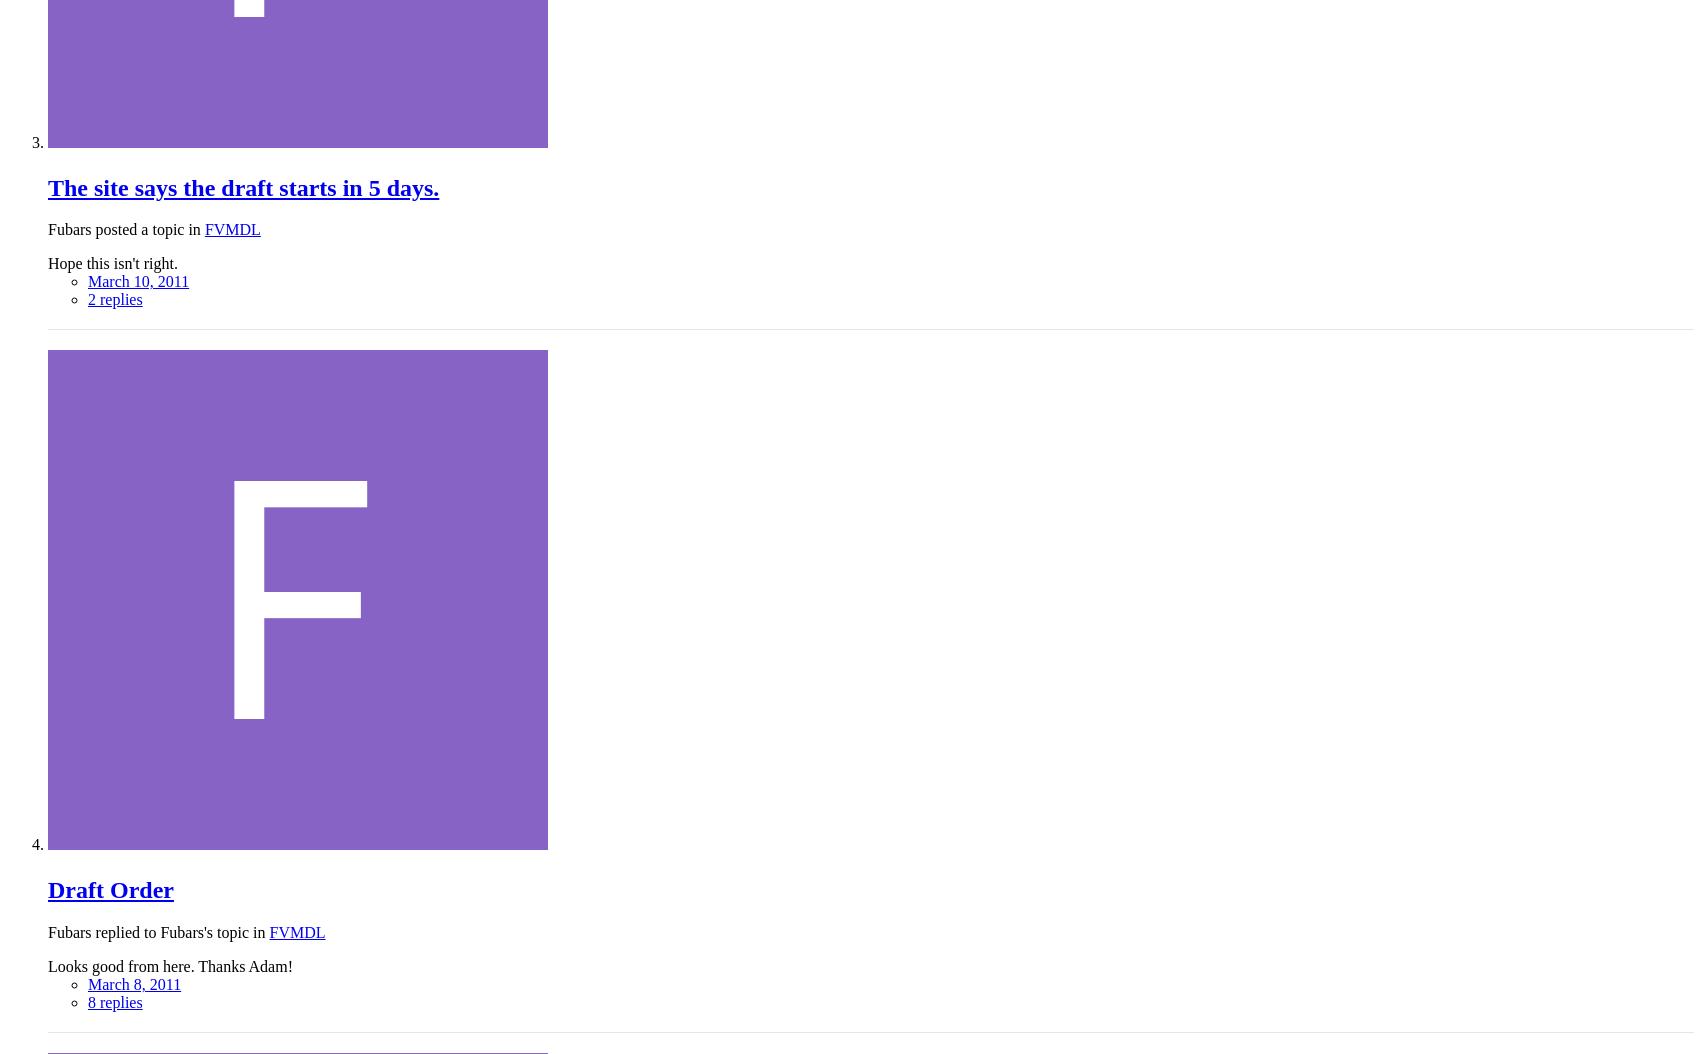 Image resolution: width=1702 pixels, height=1054 pixels. What do you see at coordinates (113, 263) in the screenshot?
I see `'Hope this isn't right.'` at bounding box center [113, 263].